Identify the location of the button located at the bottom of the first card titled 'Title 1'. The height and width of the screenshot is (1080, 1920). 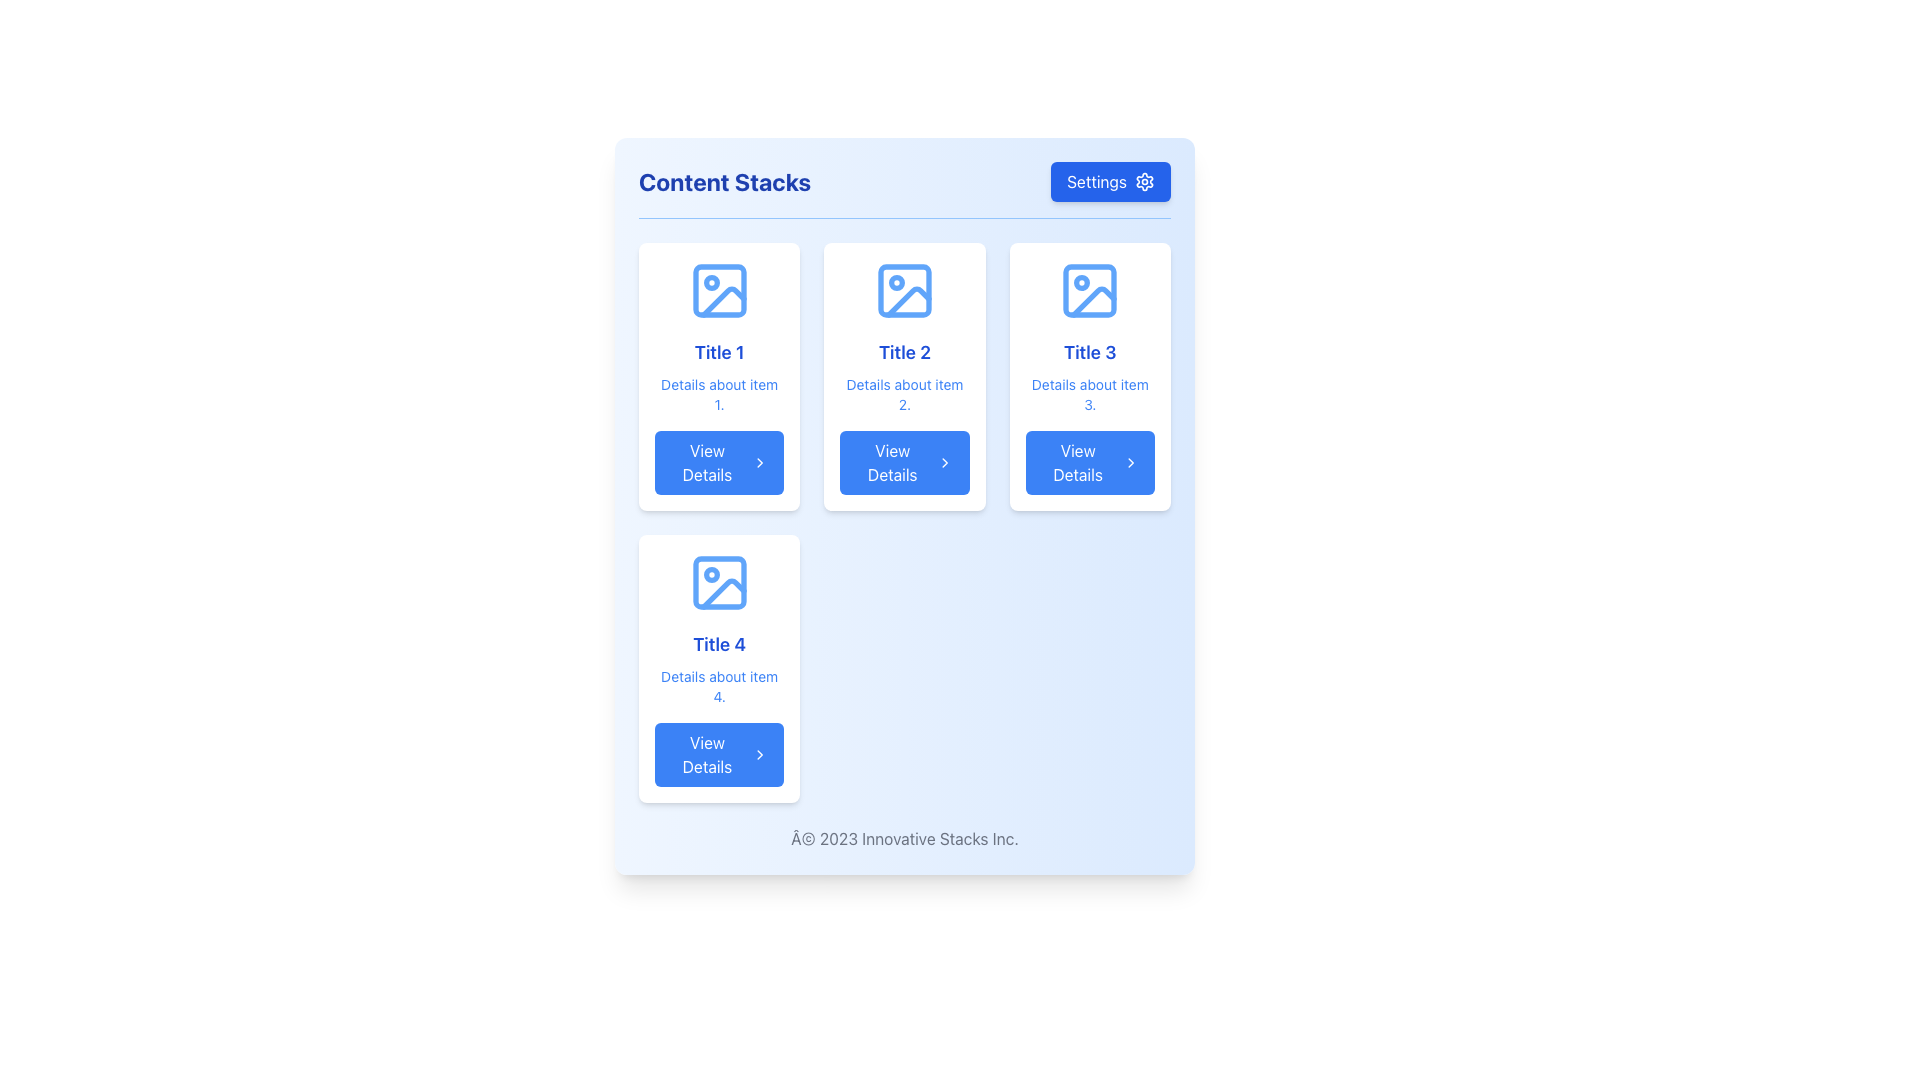
(719, 462).